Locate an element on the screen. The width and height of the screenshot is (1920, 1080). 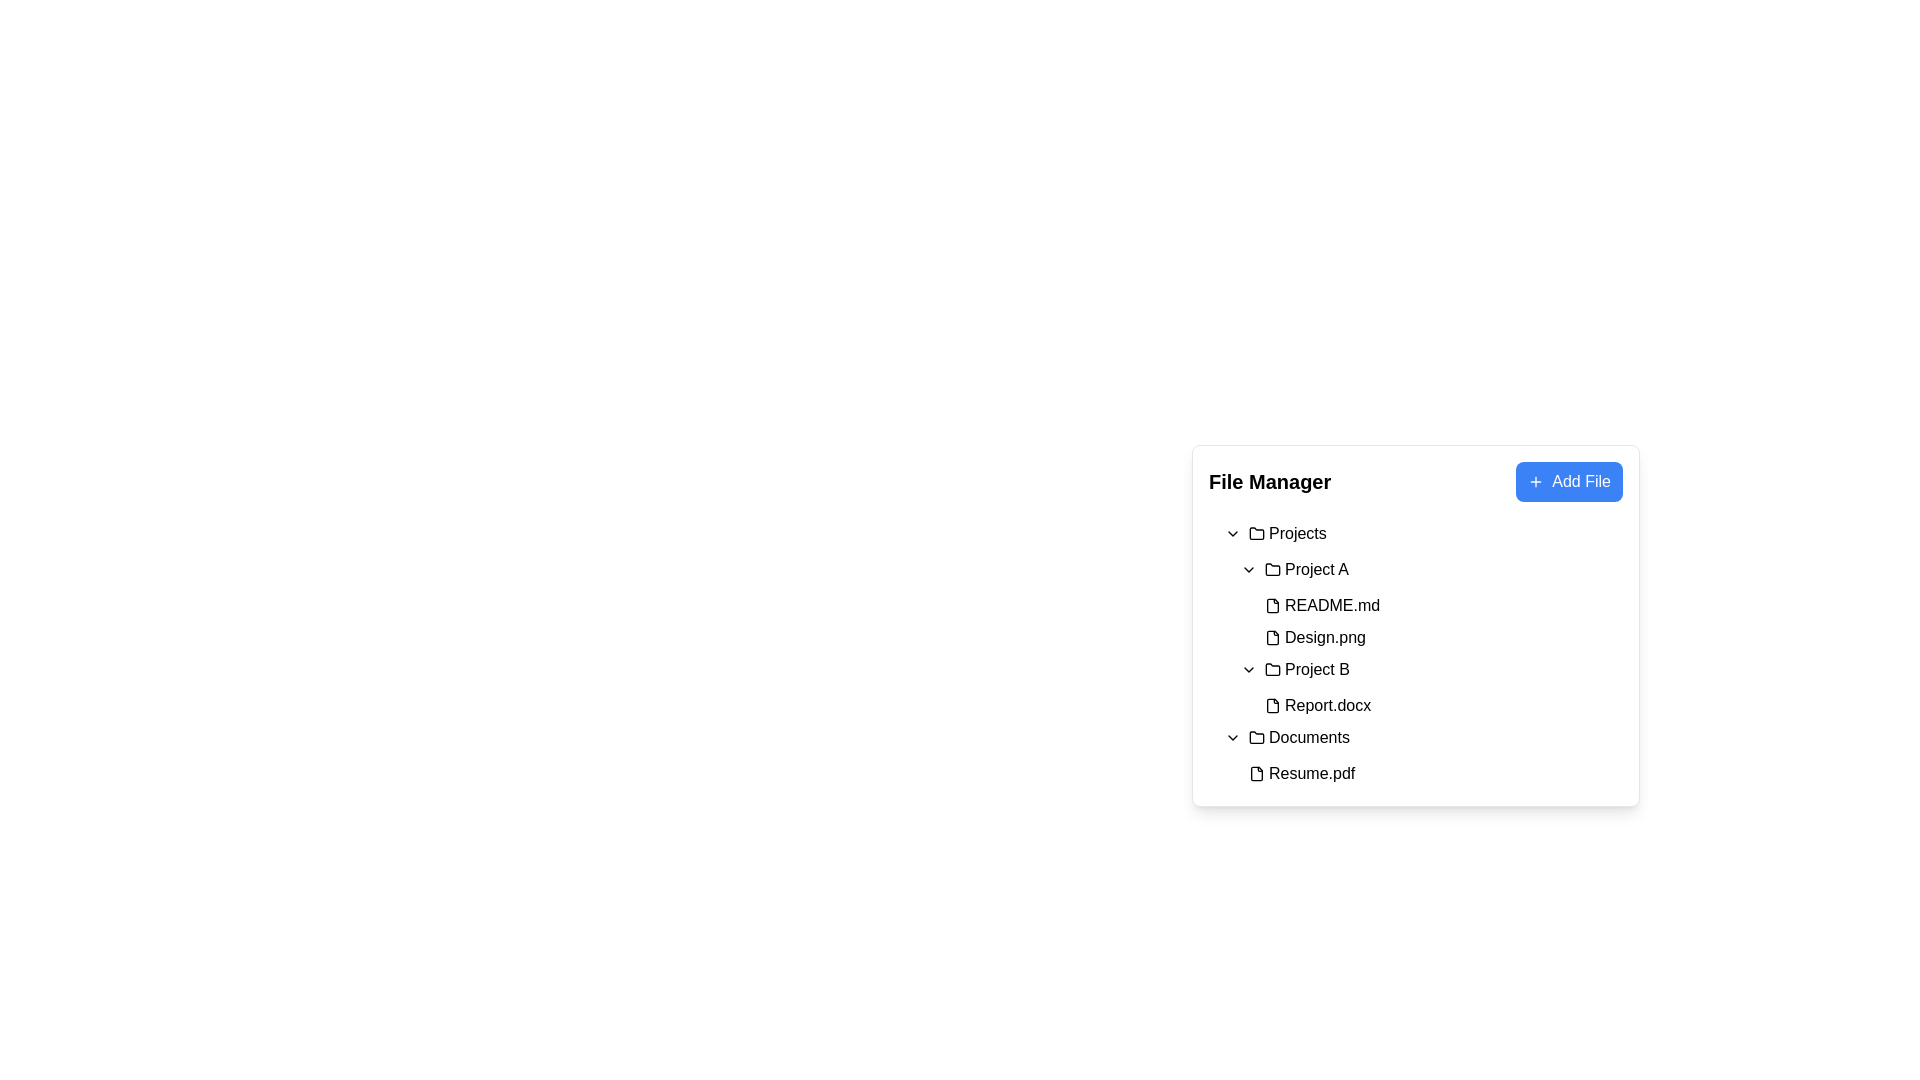
the text 'Project B' associated with the folder icon is located at coordinates (1317, 670).